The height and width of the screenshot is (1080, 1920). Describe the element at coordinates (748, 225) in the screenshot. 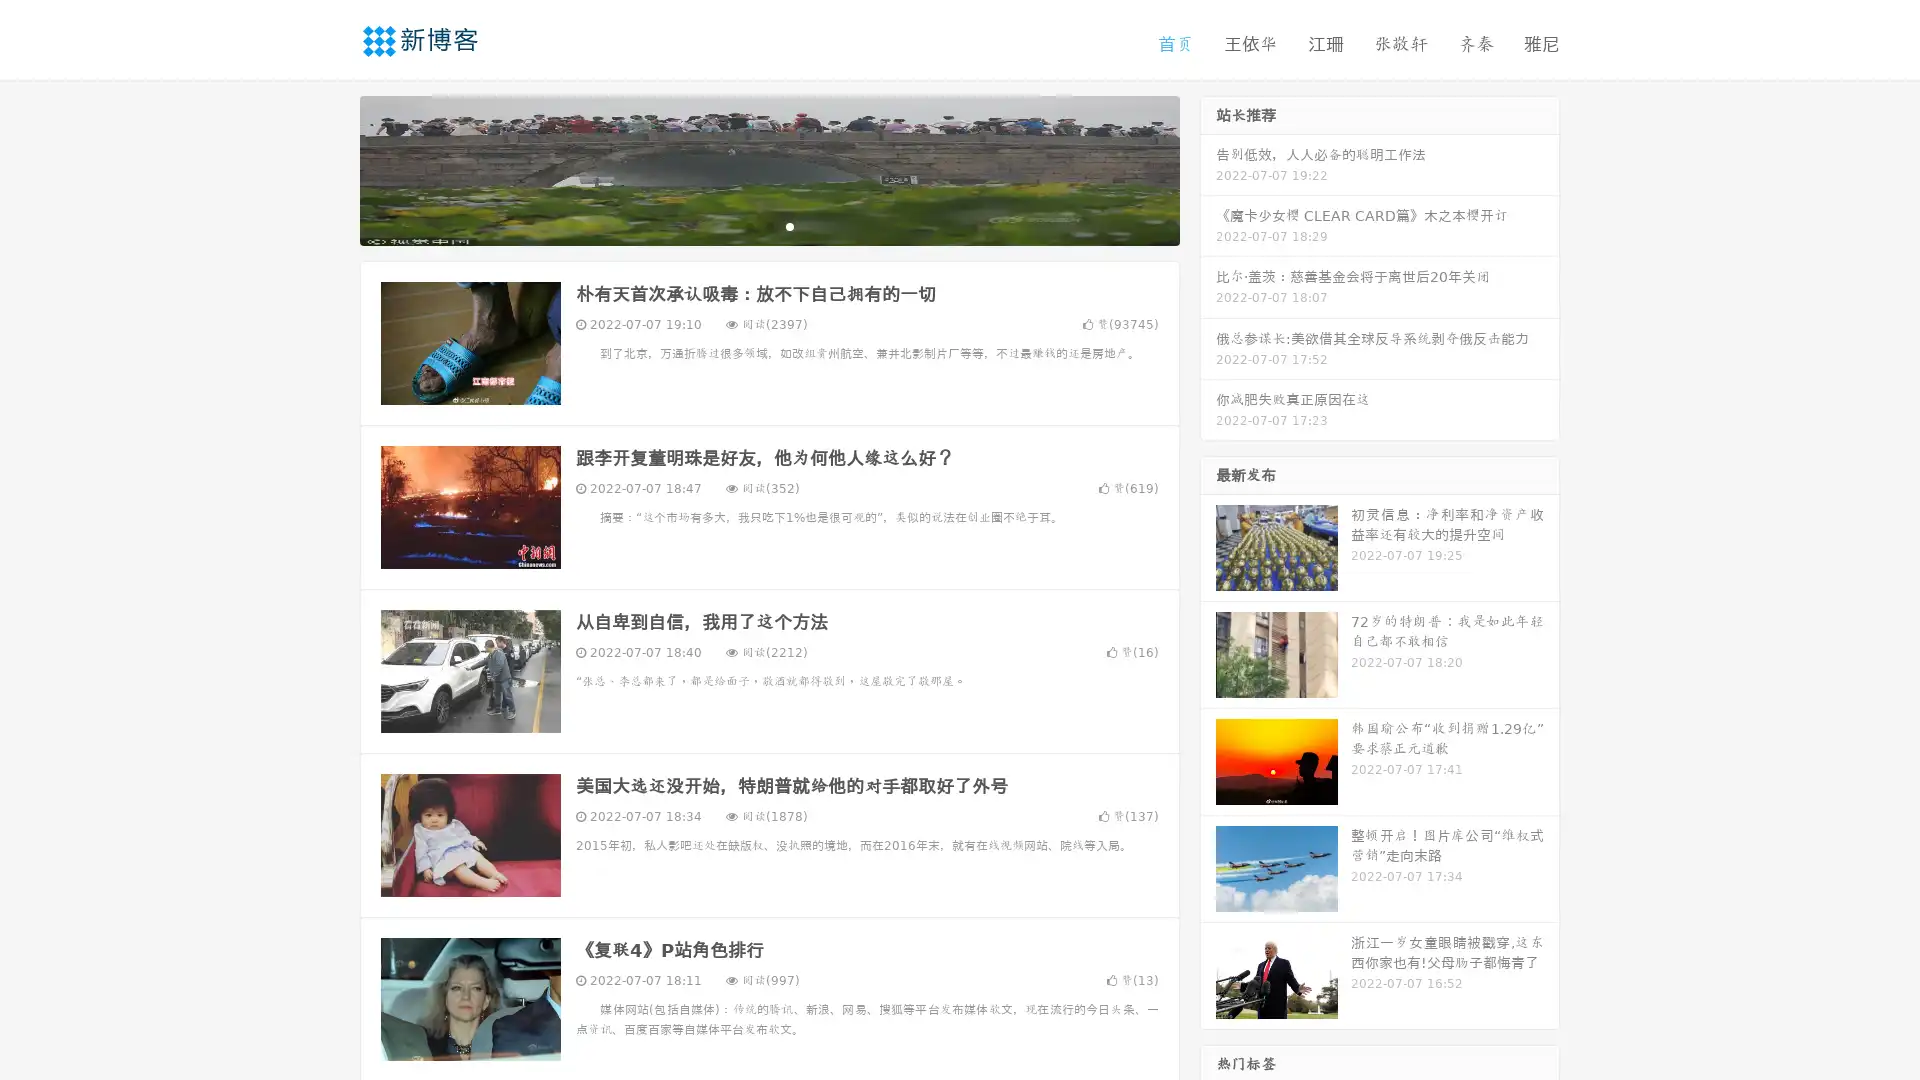

I see `Go to slide 1` at that location.